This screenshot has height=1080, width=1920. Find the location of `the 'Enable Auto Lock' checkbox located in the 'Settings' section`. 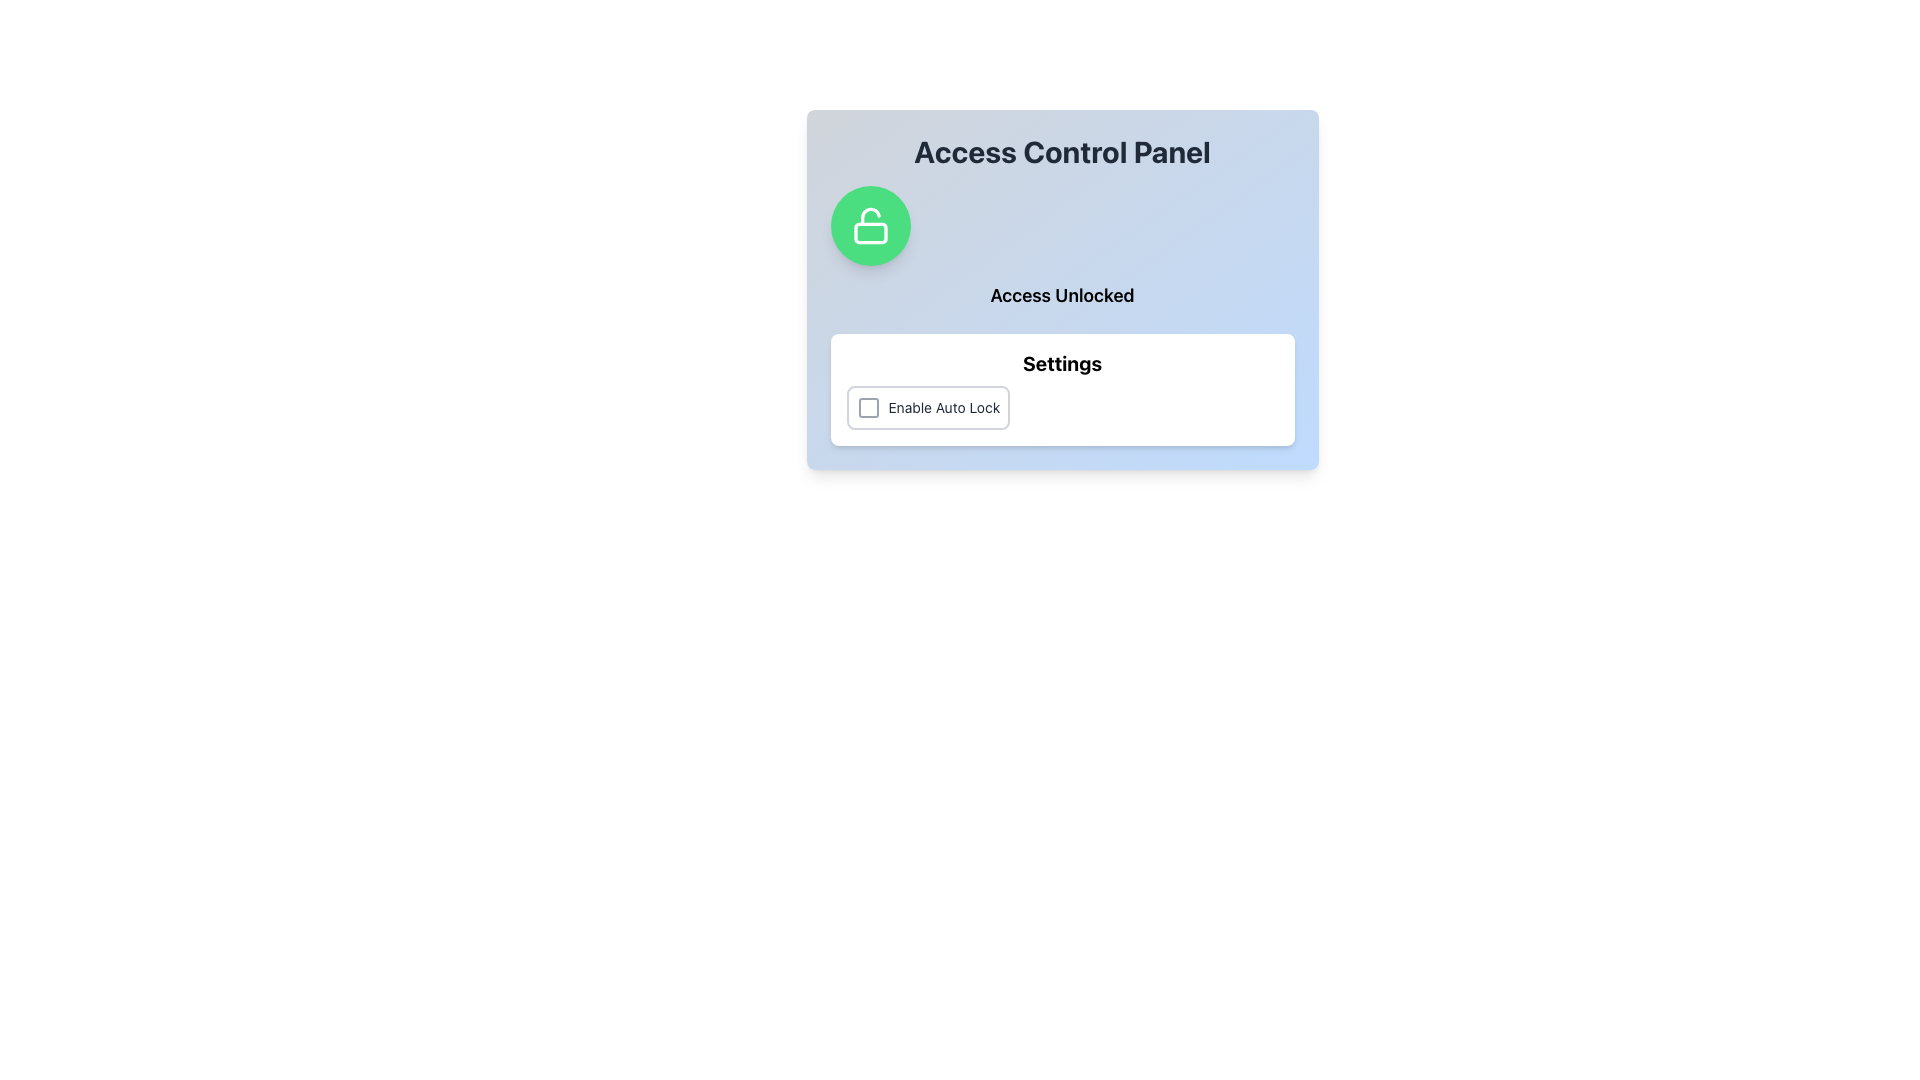

the 'Enable Auto Lock' checkbox located in the 'Settings' section is located at coordinates (1061, 407).